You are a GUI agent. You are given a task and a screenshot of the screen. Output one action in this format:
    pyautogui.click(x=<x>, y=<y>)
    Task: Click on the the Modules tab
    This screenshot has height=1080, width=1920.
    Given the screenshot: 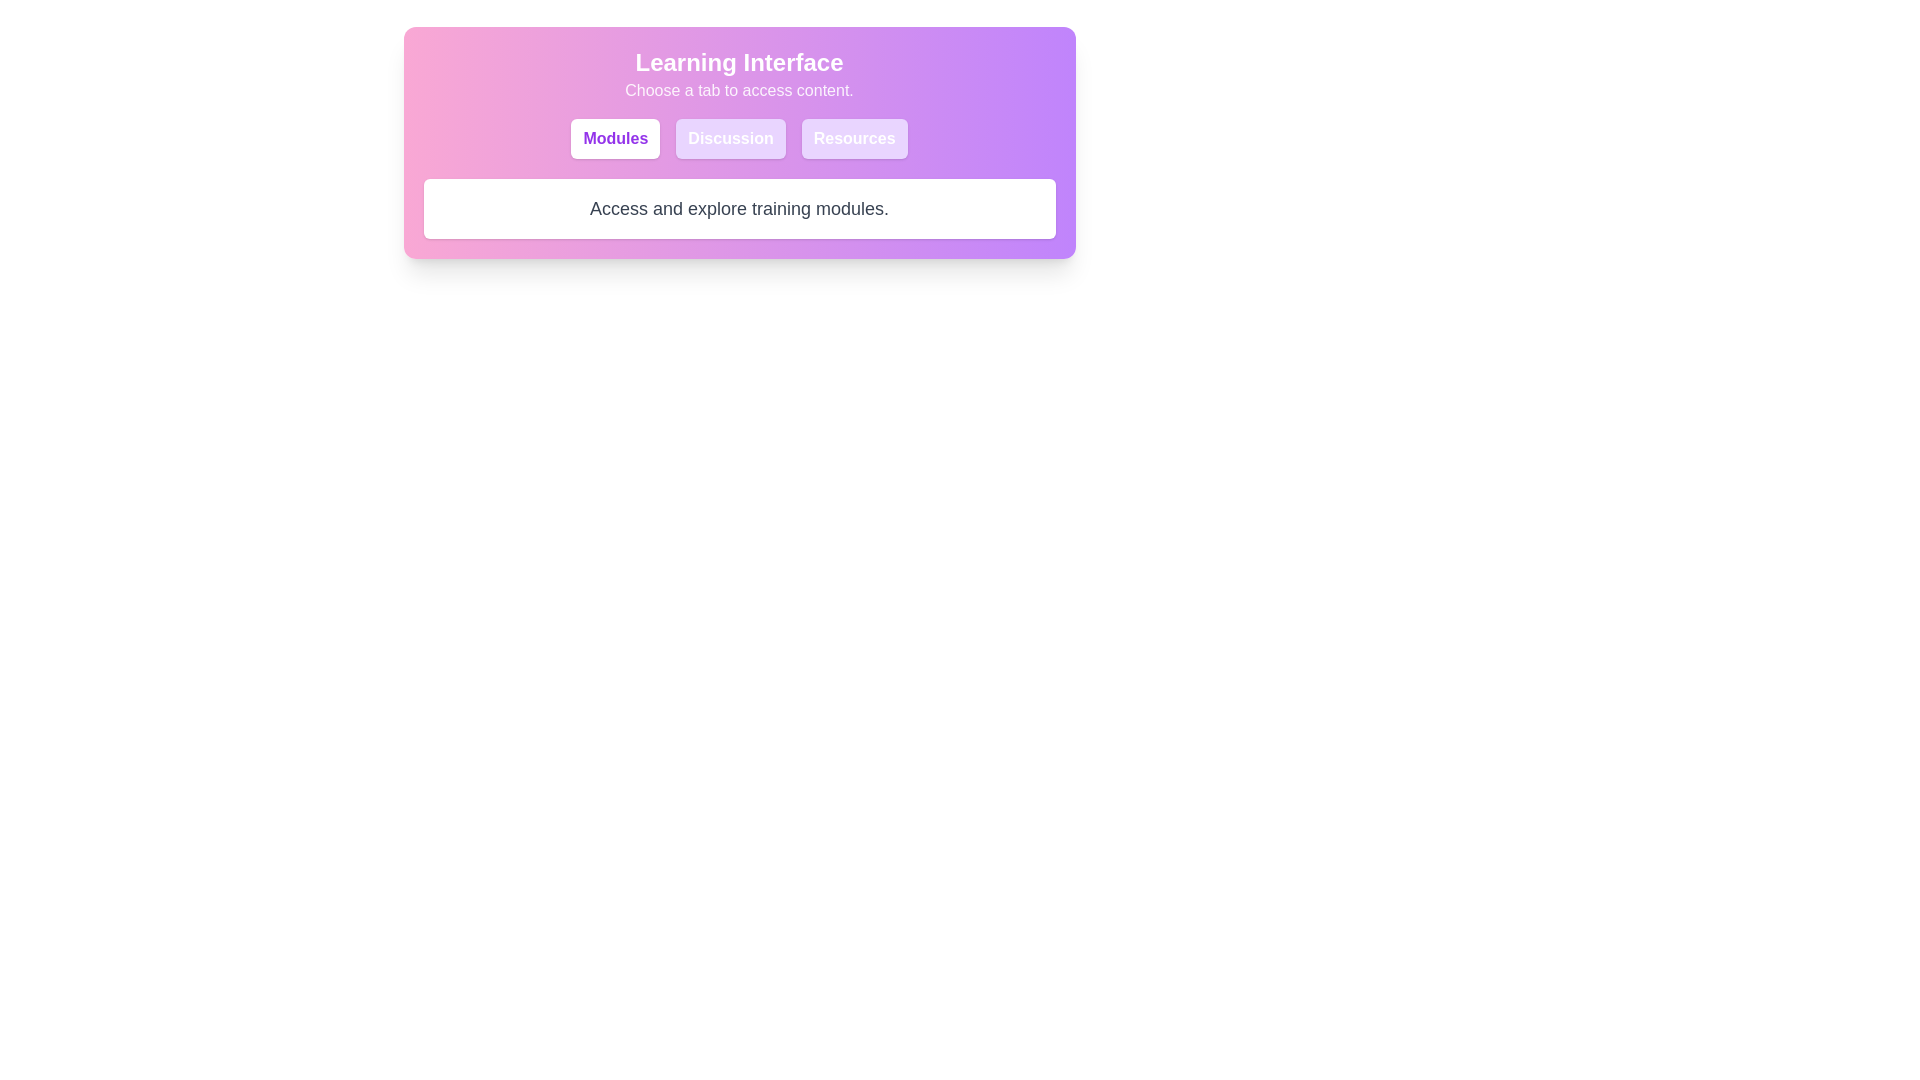 What is the action you would take?
    pyautogui.click(x=614, y=137)
    